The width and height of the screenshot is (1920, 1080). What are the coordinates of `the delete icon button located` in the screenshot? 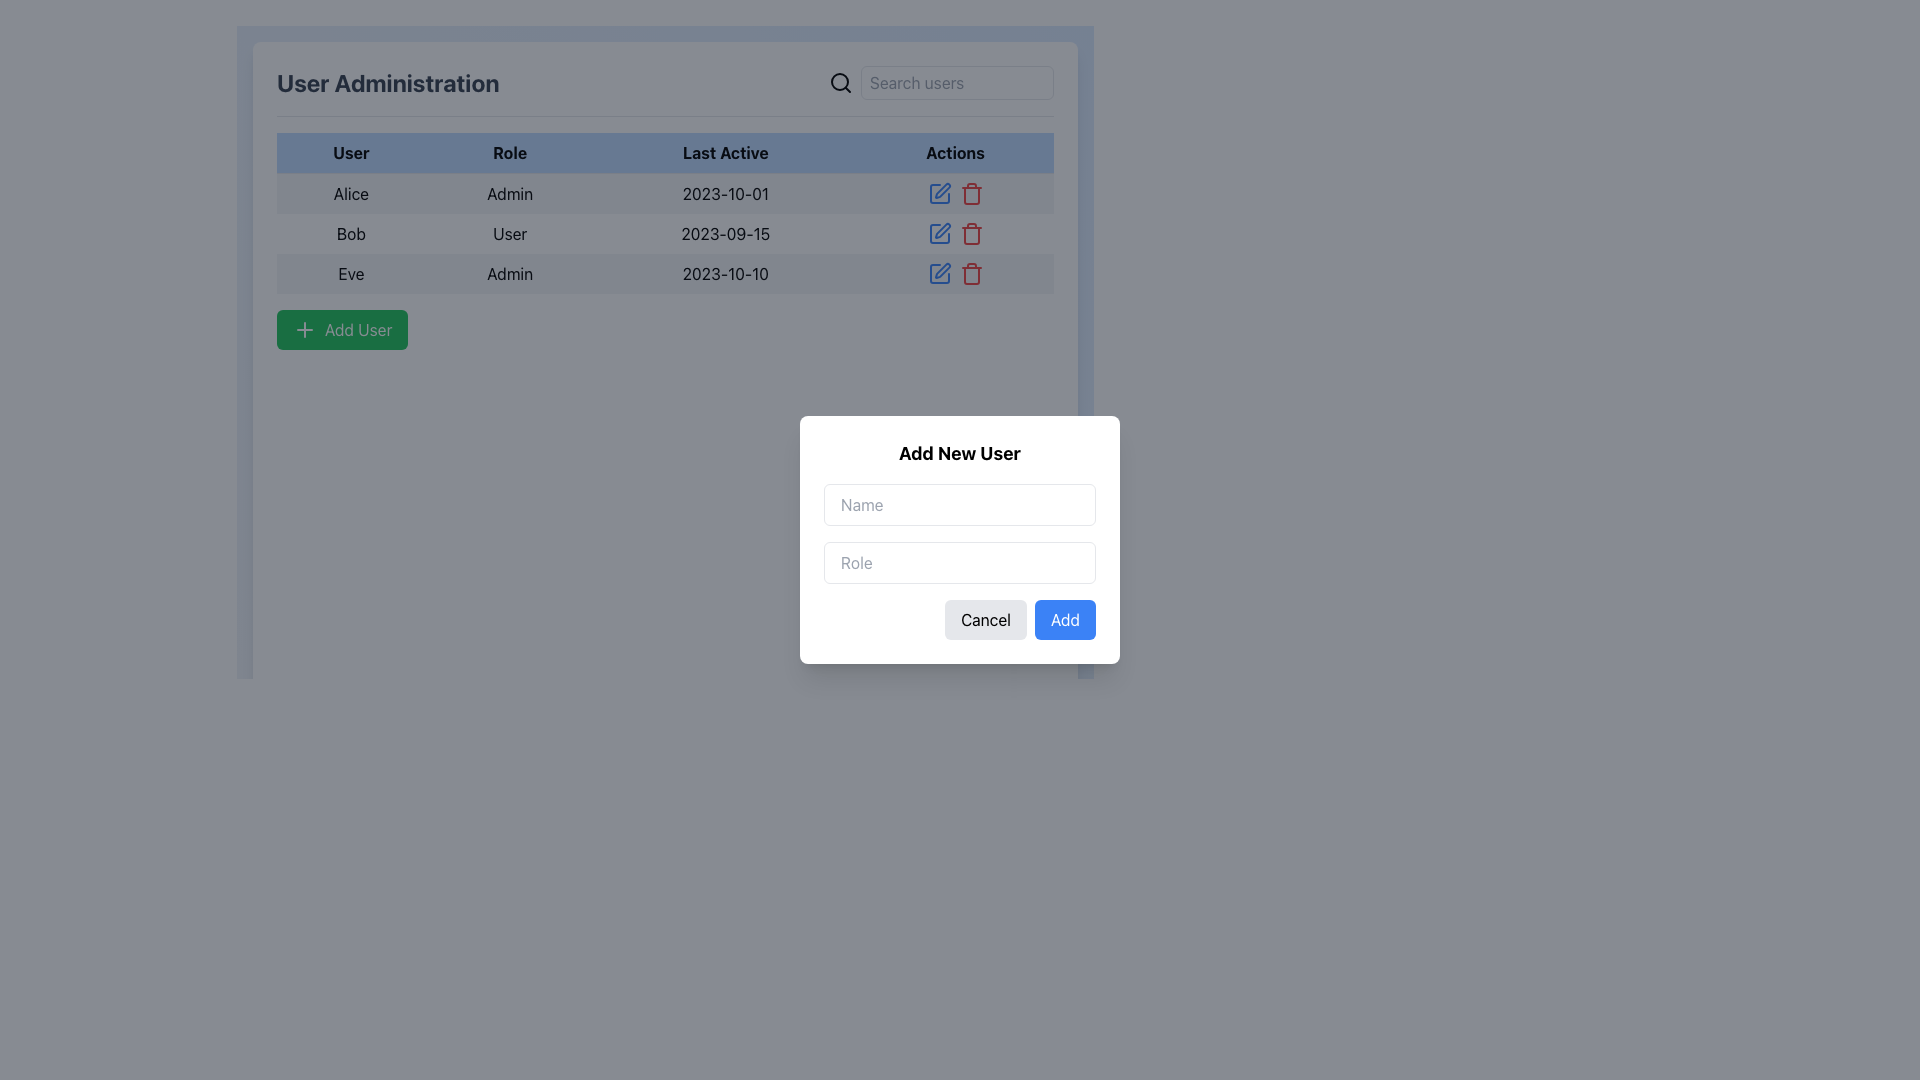 It's located at (971, 233).